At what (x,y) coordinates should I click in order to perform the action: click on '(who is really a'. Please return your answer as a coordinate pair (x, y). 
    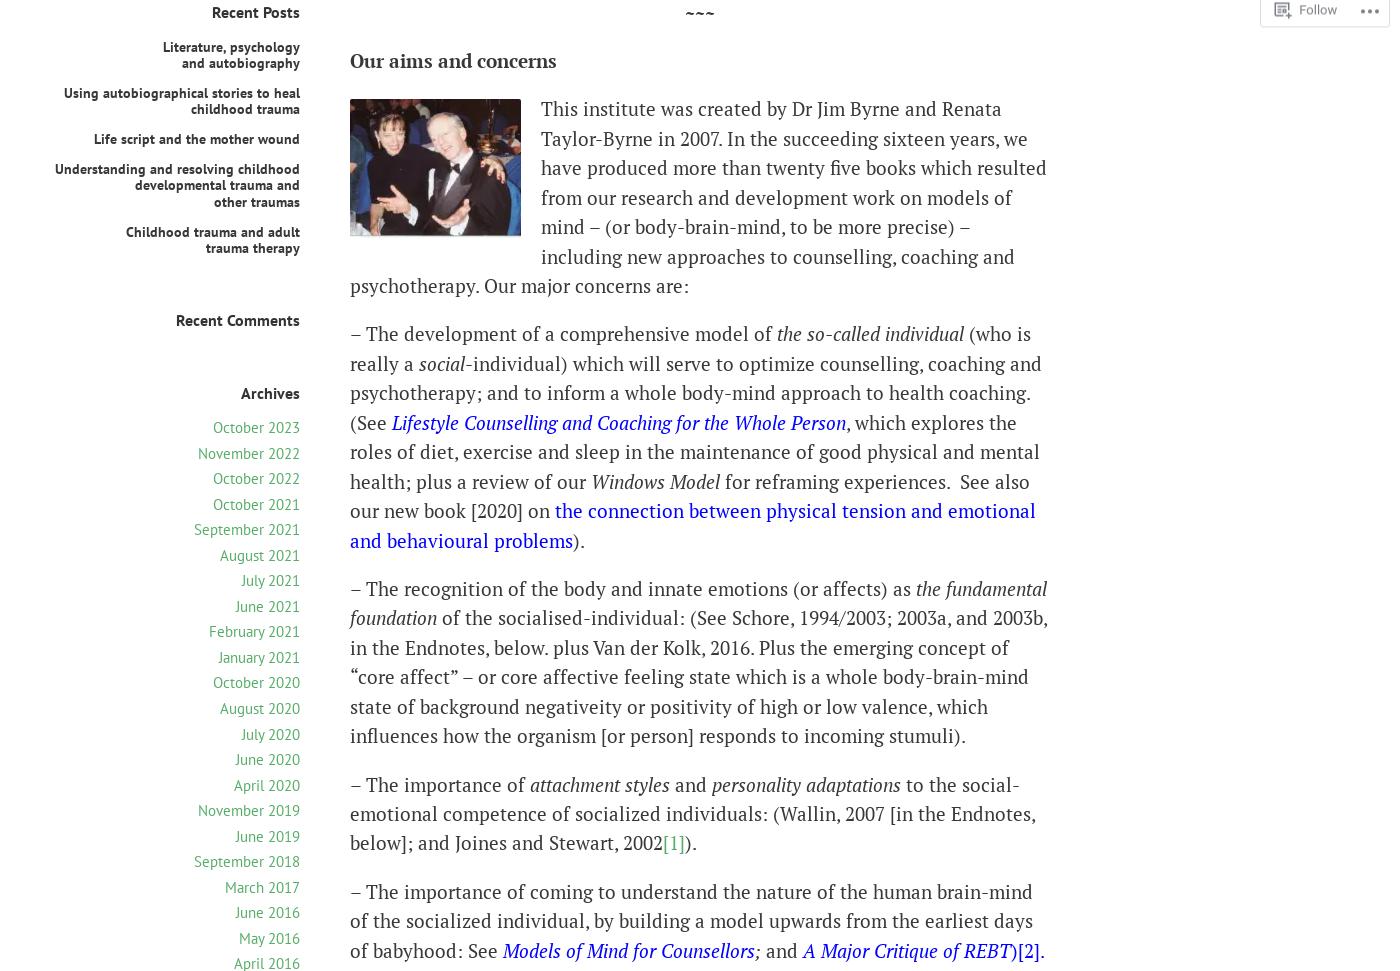
    Looking at the image, I should click on (690, 348).